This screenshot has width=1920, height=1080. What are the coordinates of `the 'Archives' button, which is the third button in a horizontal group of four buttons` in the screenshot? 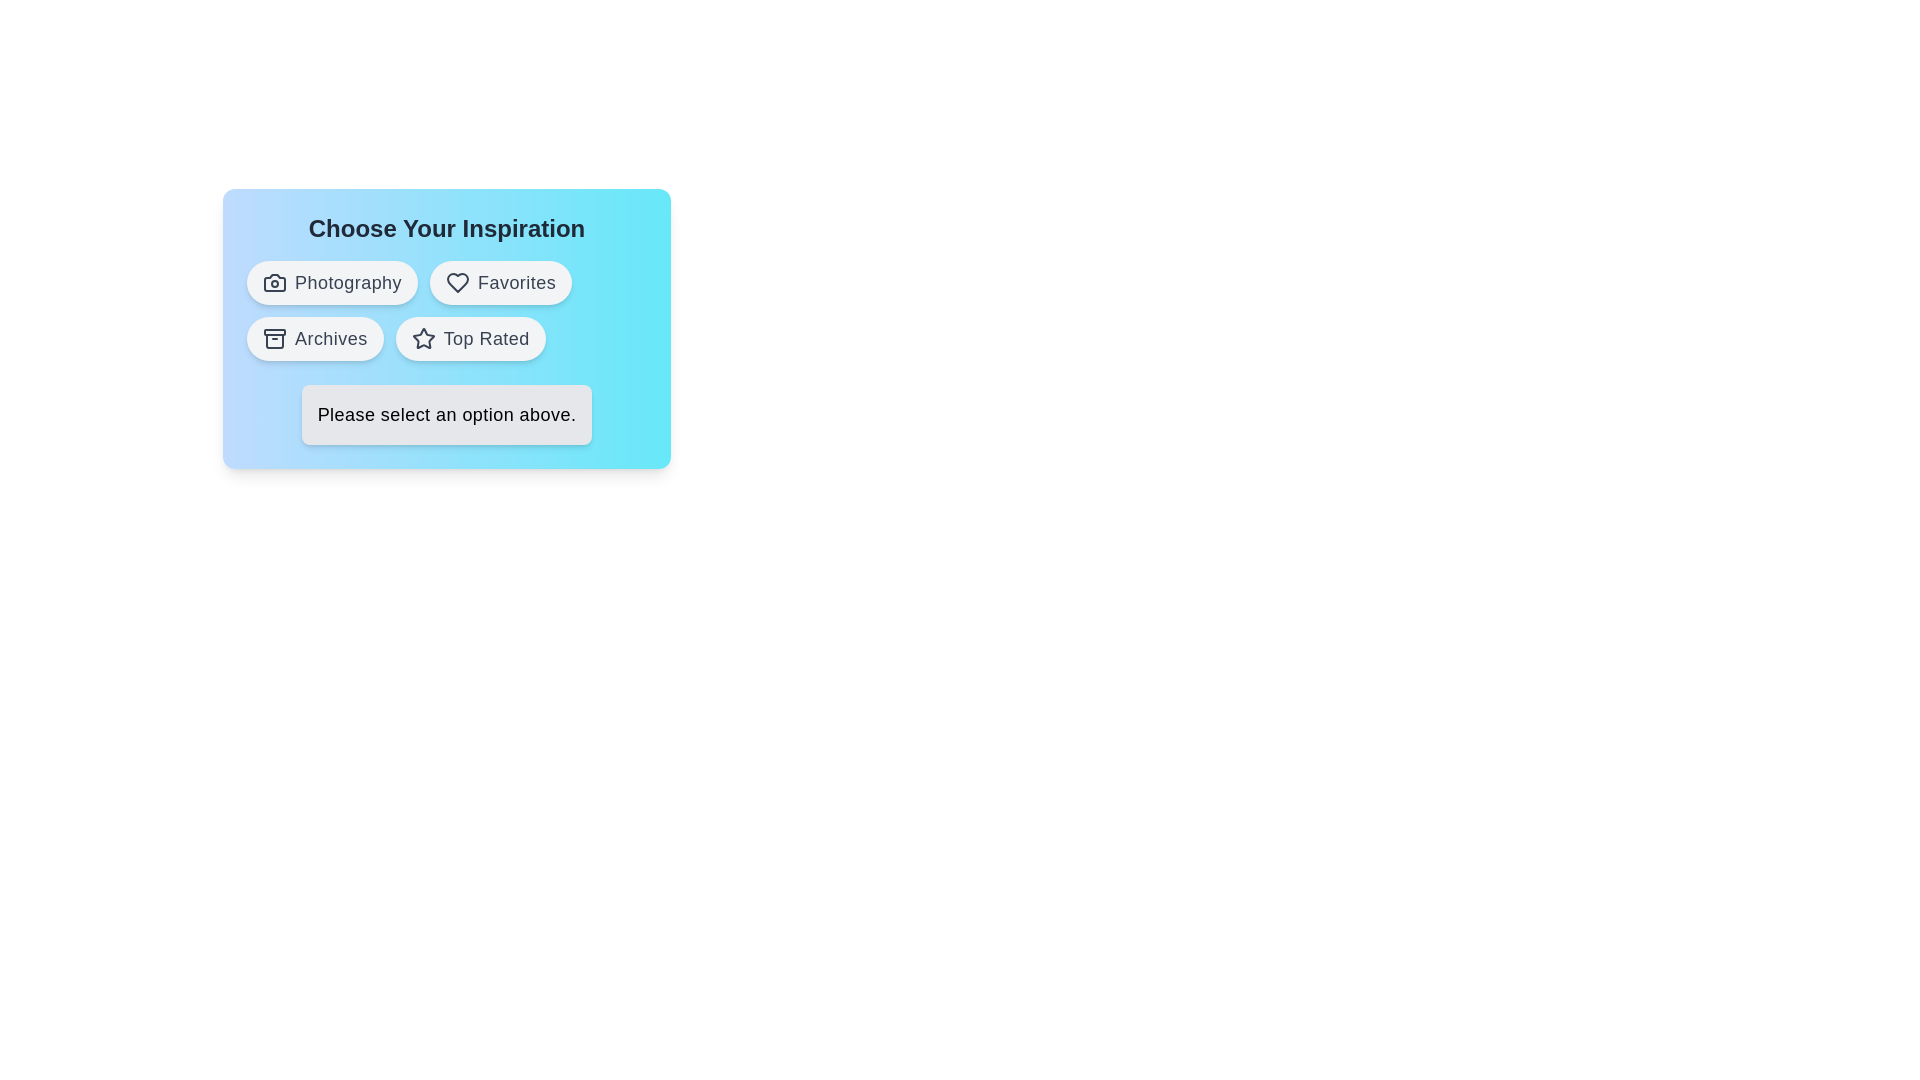 It's located at (314, 338).